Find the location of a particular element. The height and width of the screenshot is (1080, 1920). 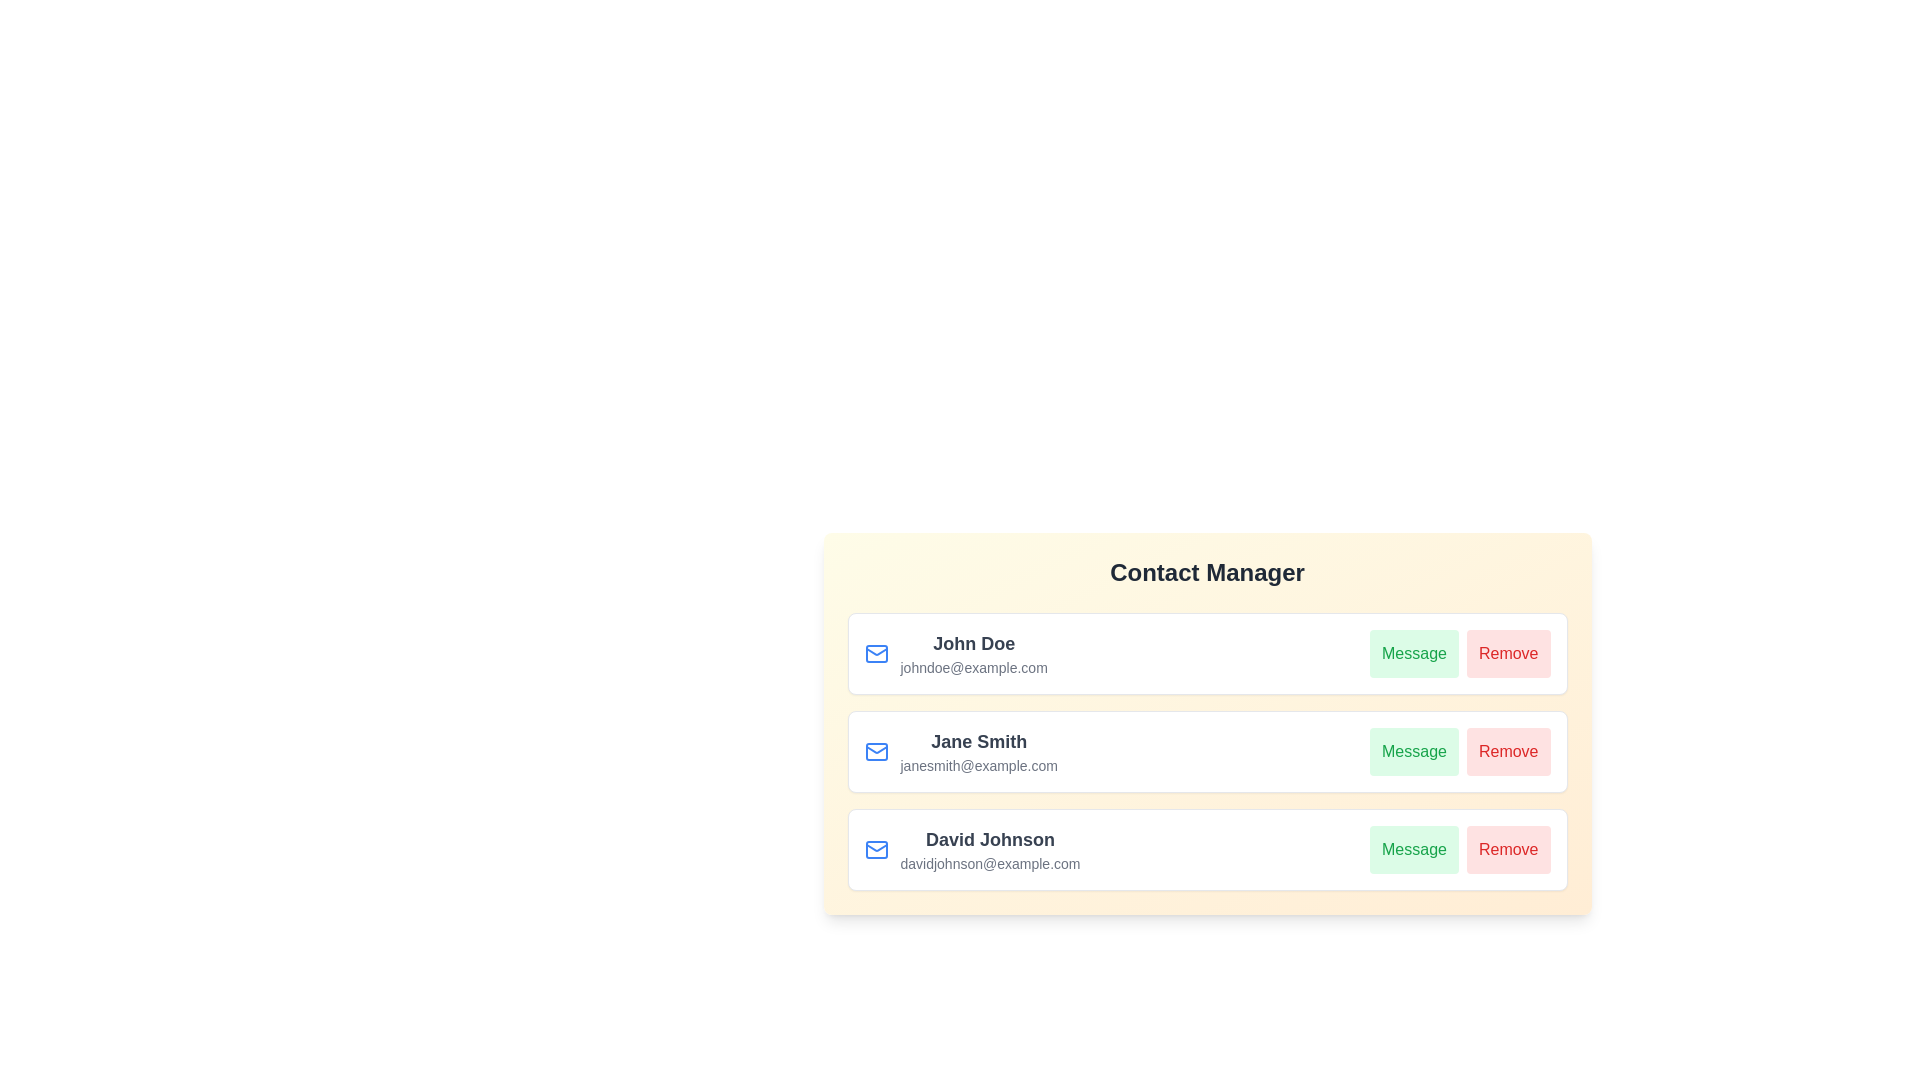

Remove button for the contact Jane Smith is located at coordinates (1508, 752).